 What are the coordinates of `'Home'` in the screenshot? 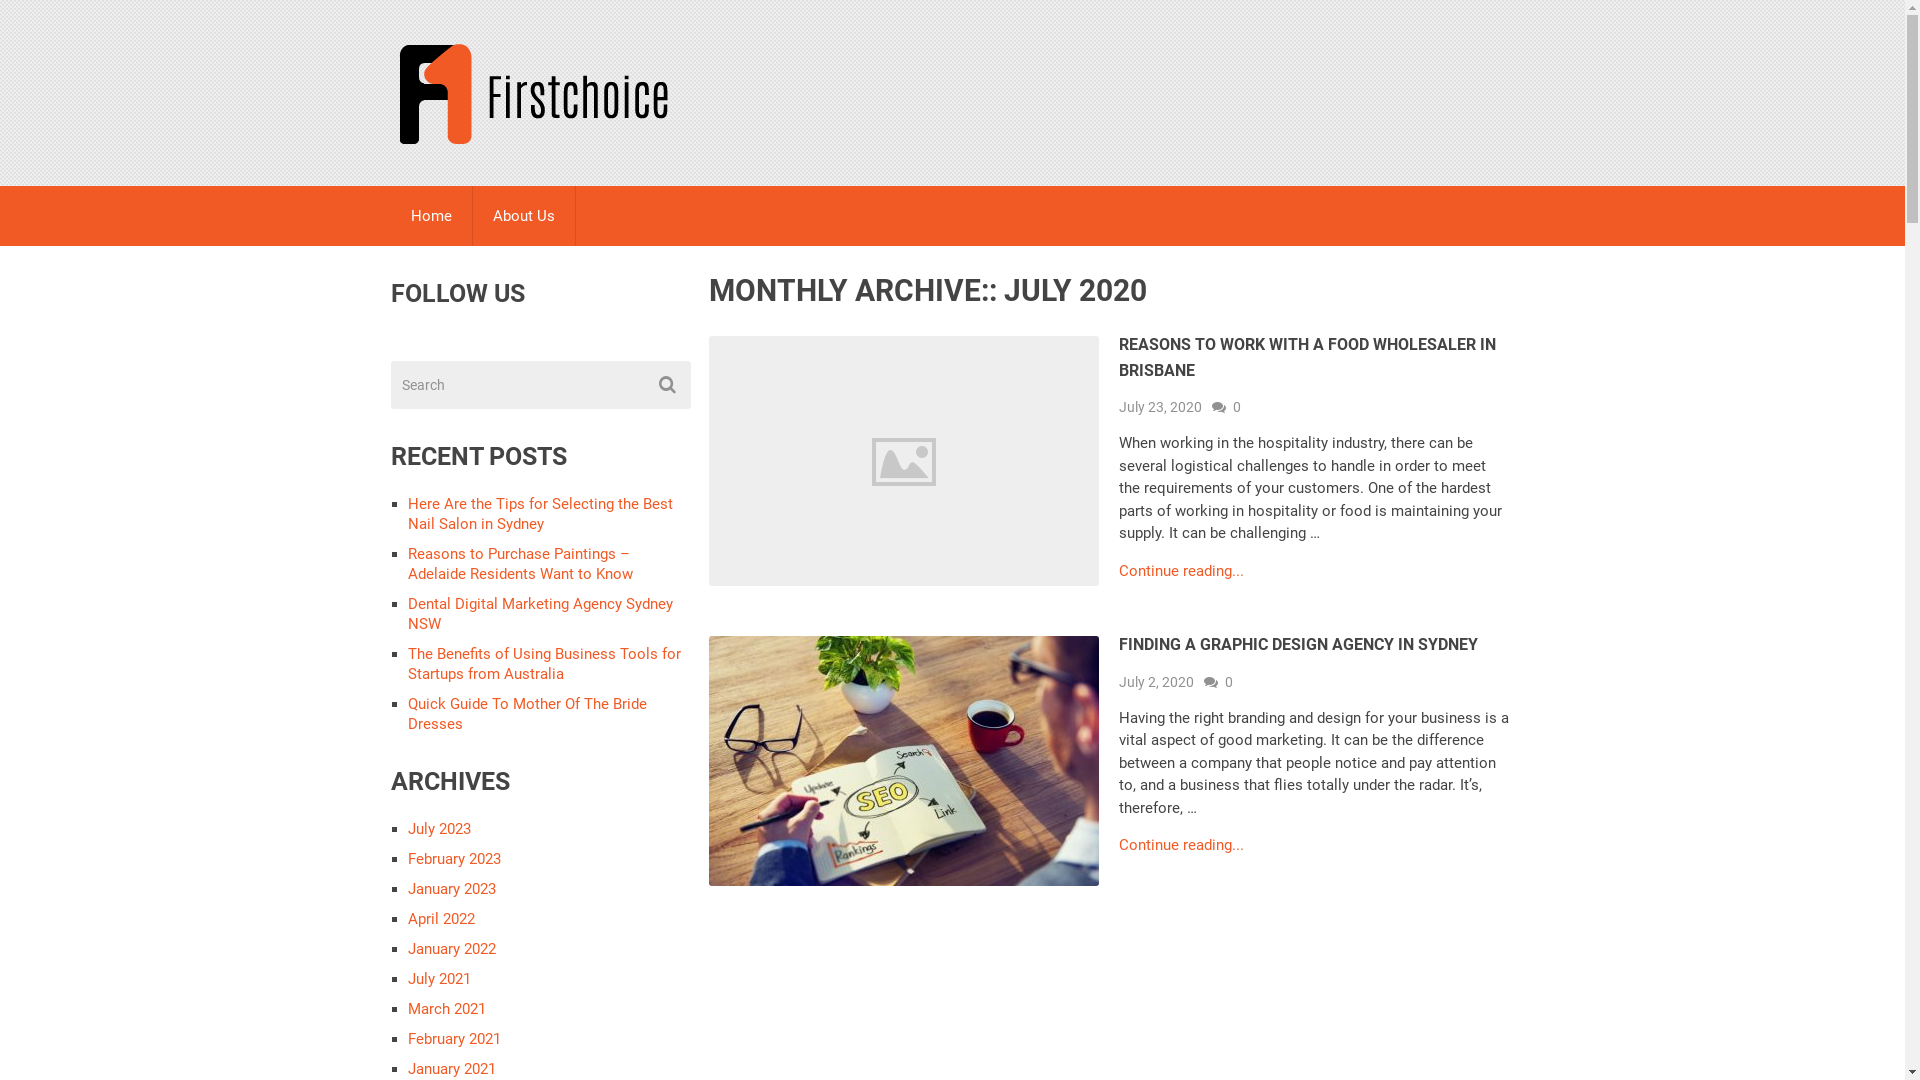 It's located at (389, 216).